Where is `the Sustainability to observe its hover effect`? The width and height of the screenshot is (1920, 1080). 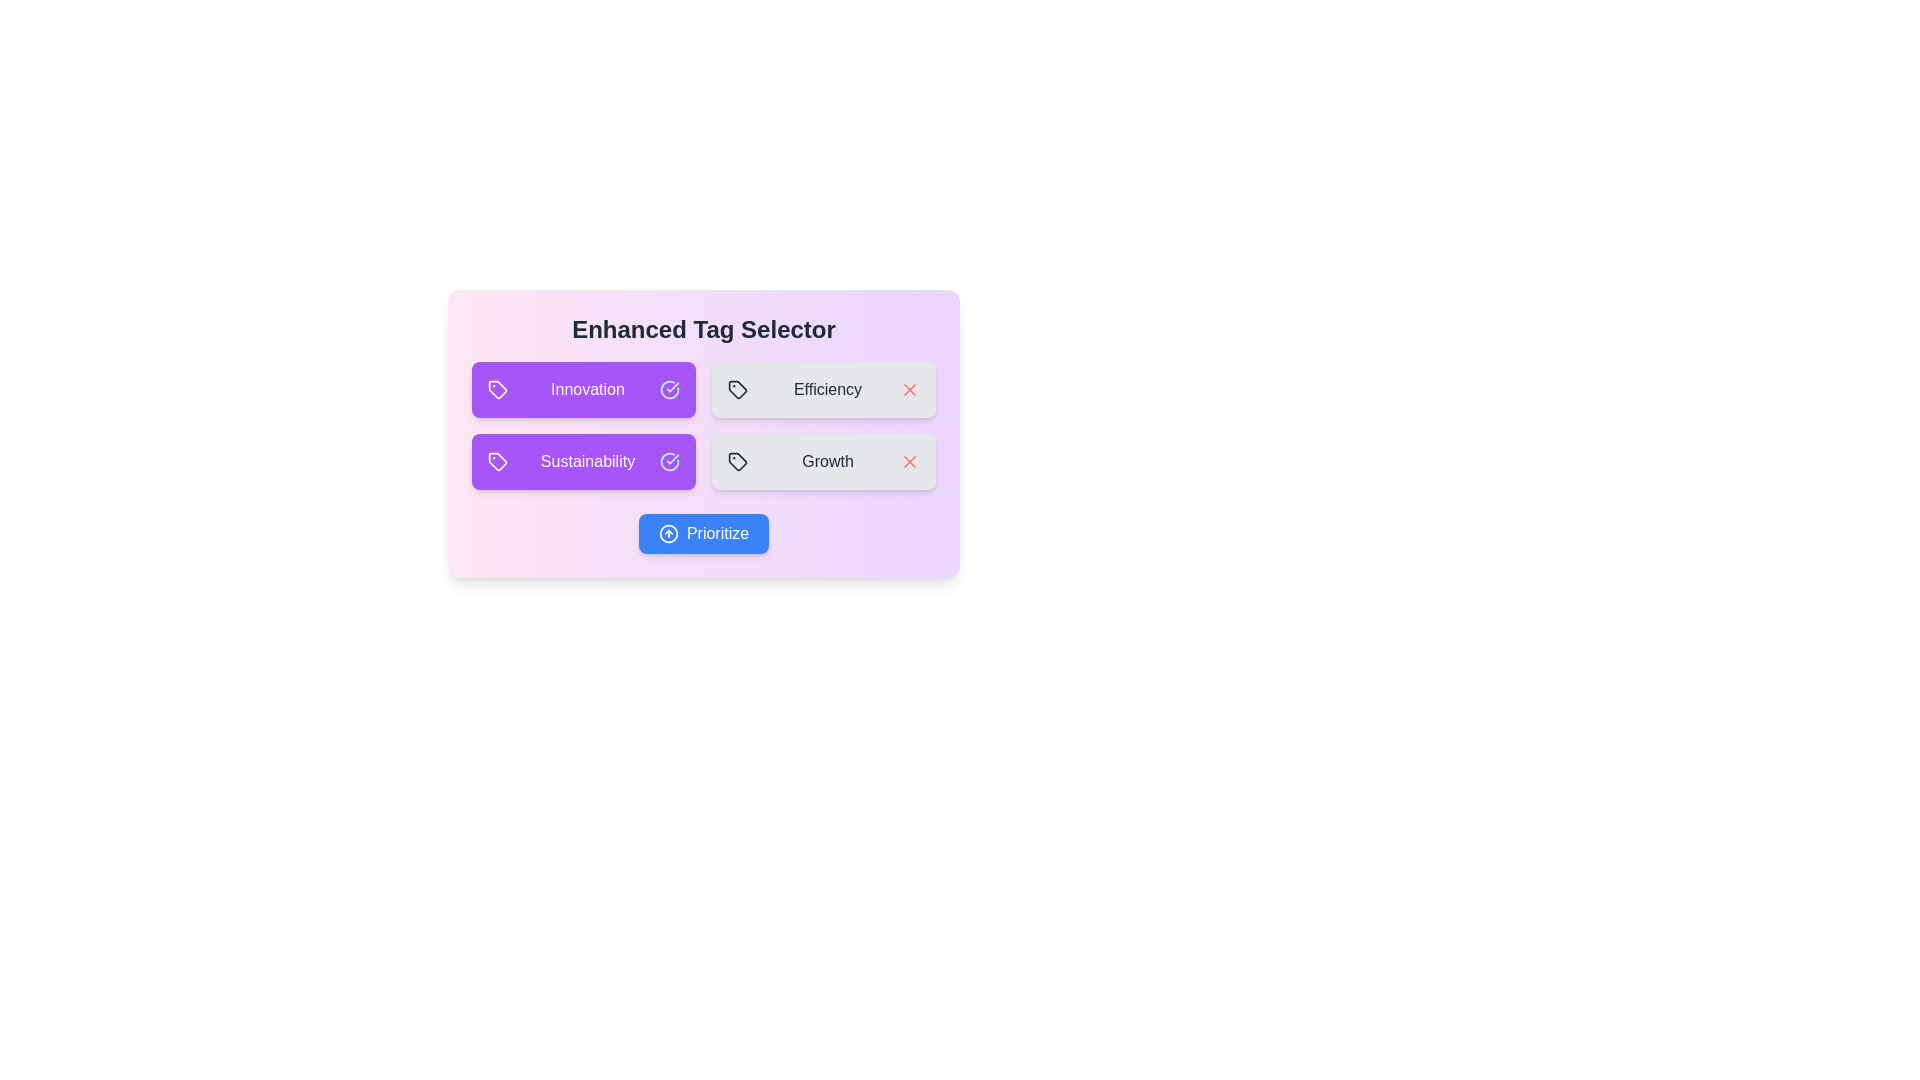 the Sustainability to observe its hover effect is located at coordinates (583, 462).